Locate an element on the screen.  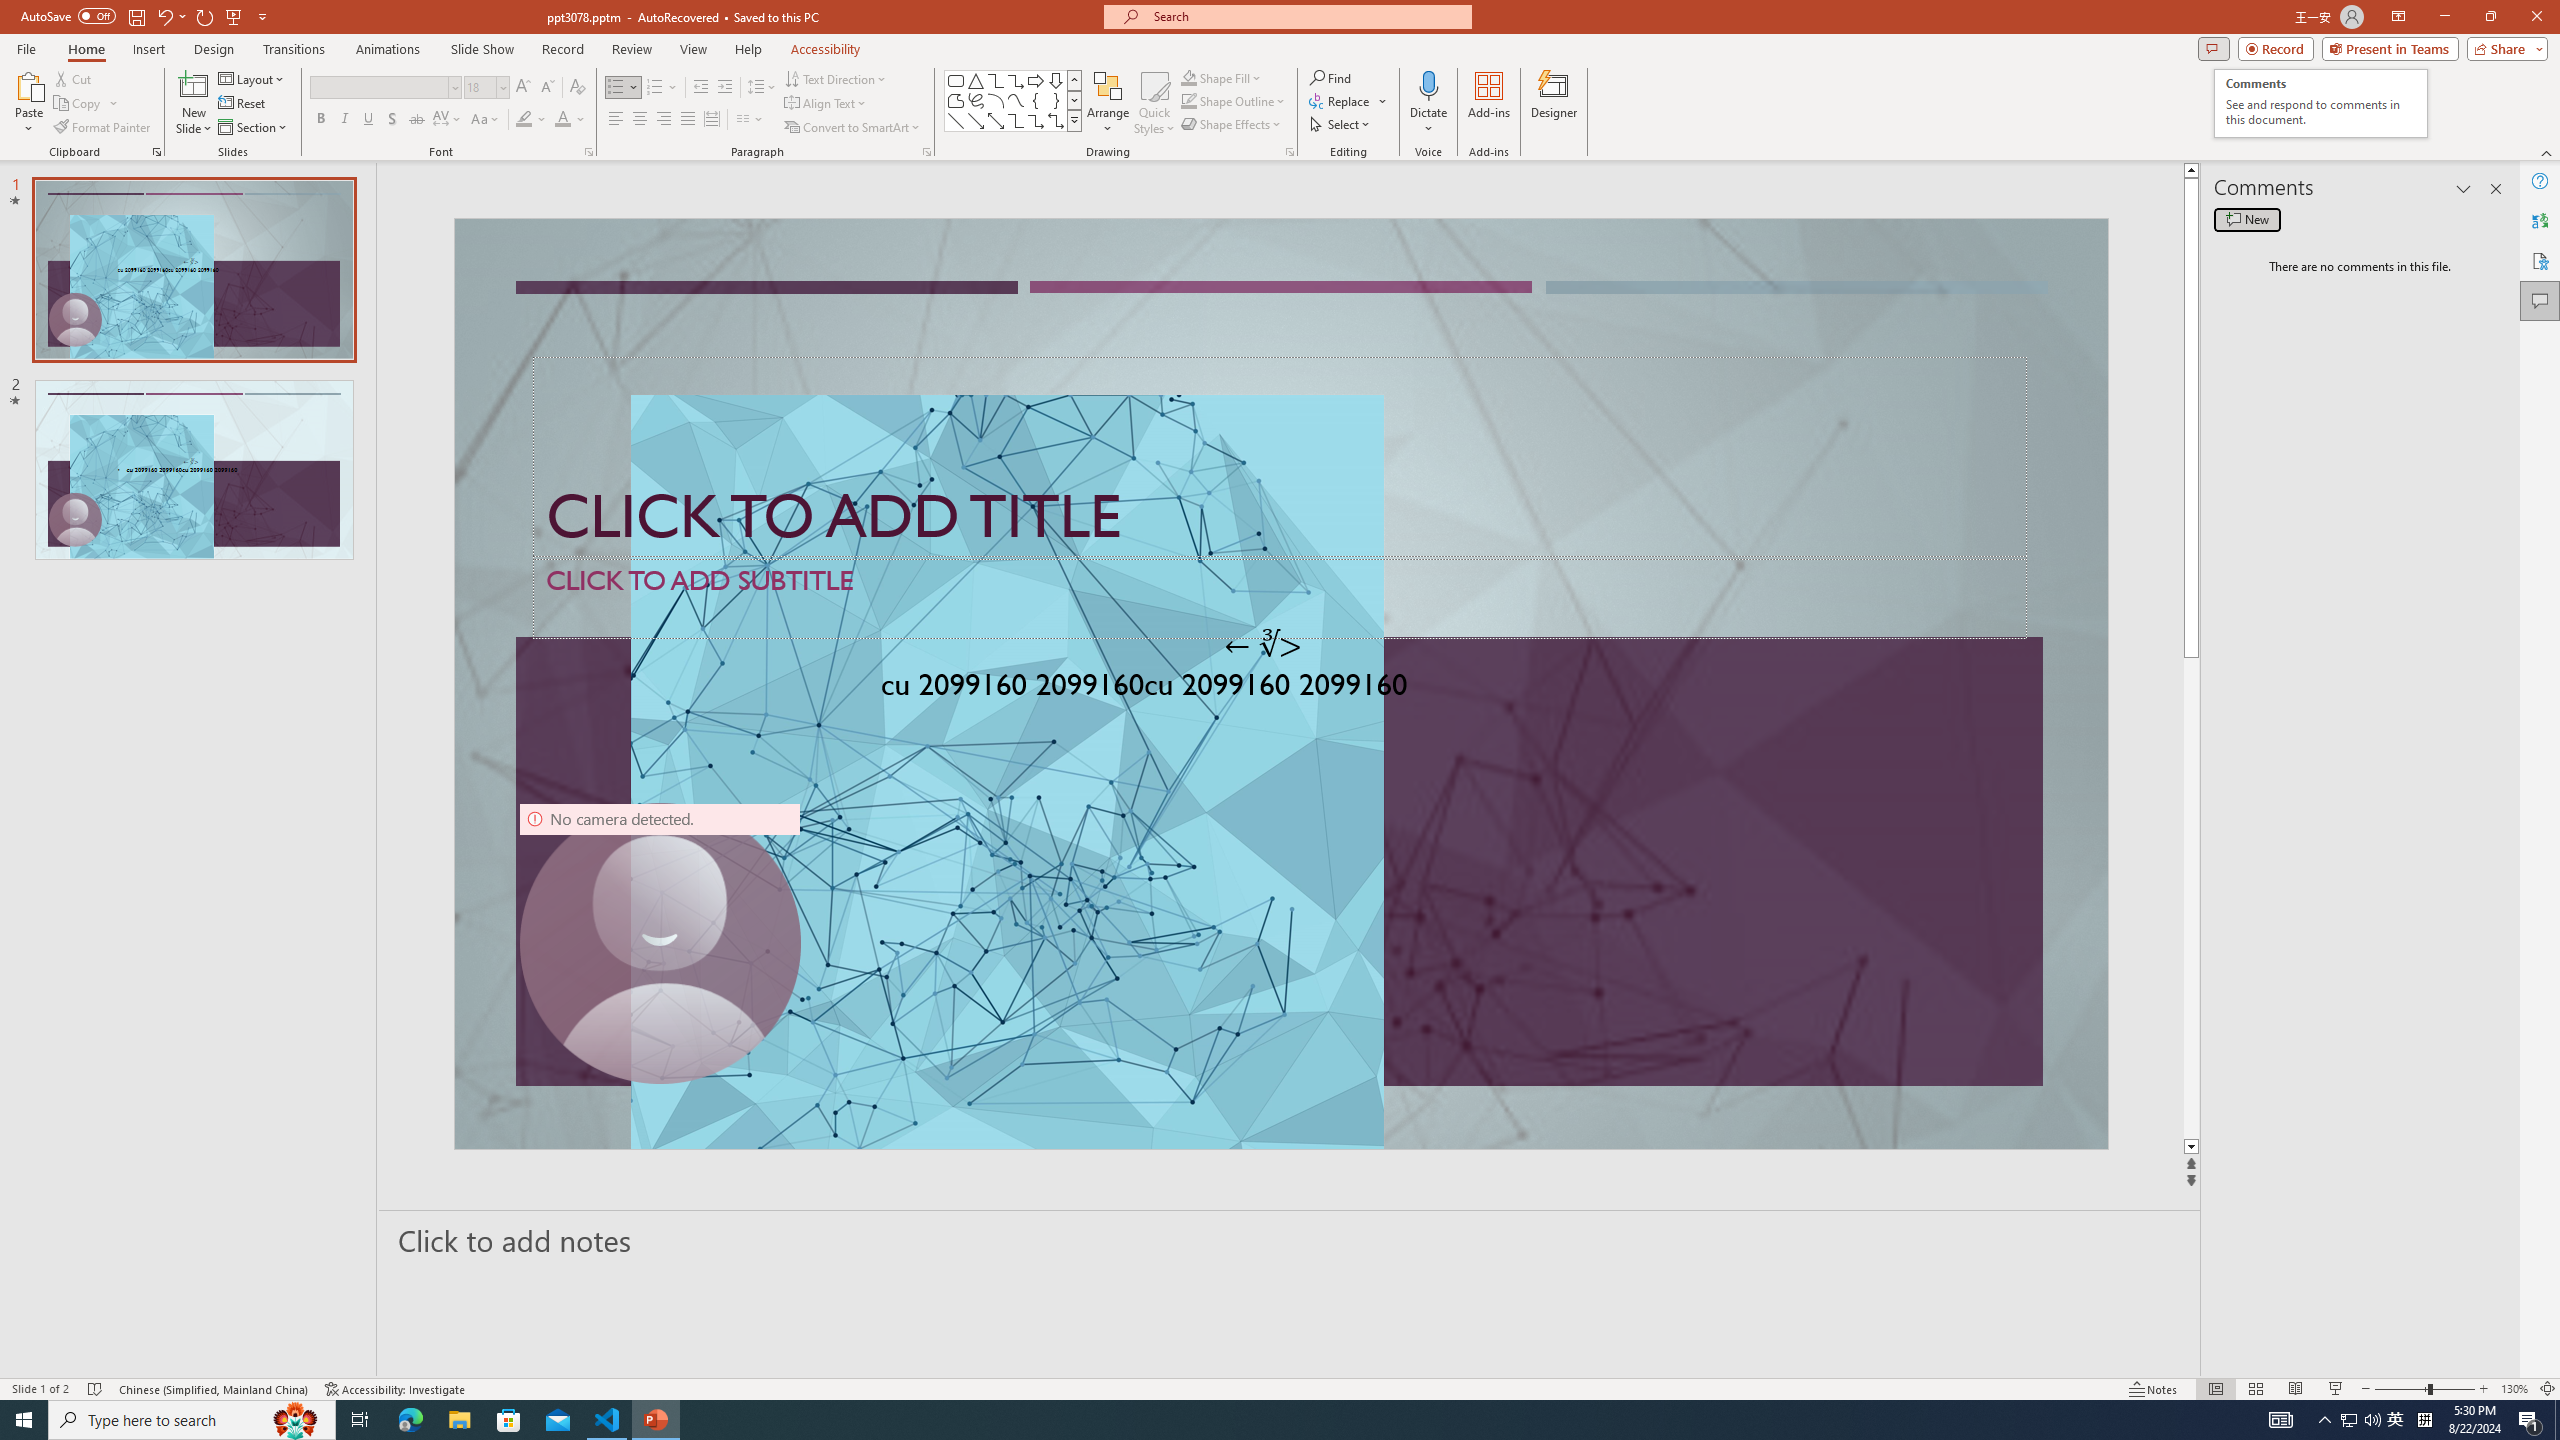
'Zoom 130%' is located at coordinates (2515, 1389).